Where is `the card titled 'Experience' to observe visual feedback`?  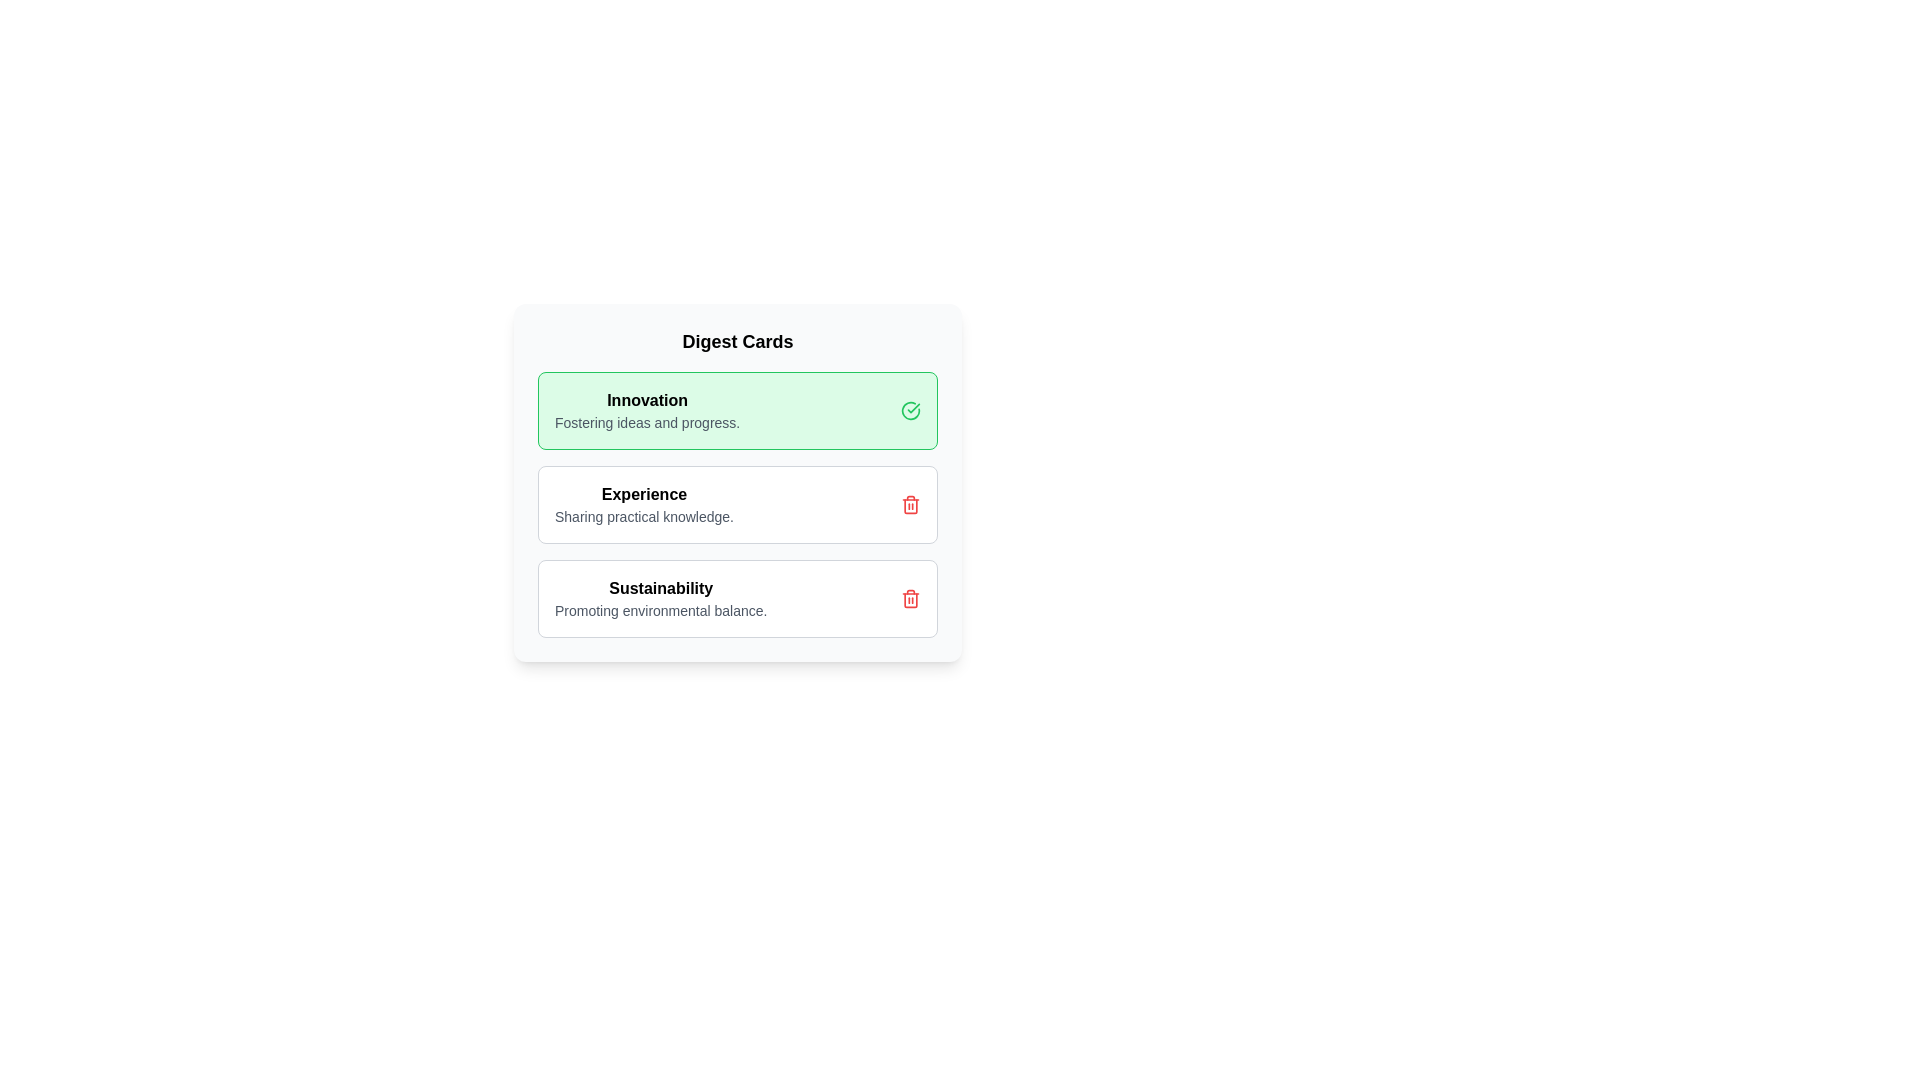
the card titled 'Experience' to observe visual feedback is located at coordinates (737, 504).